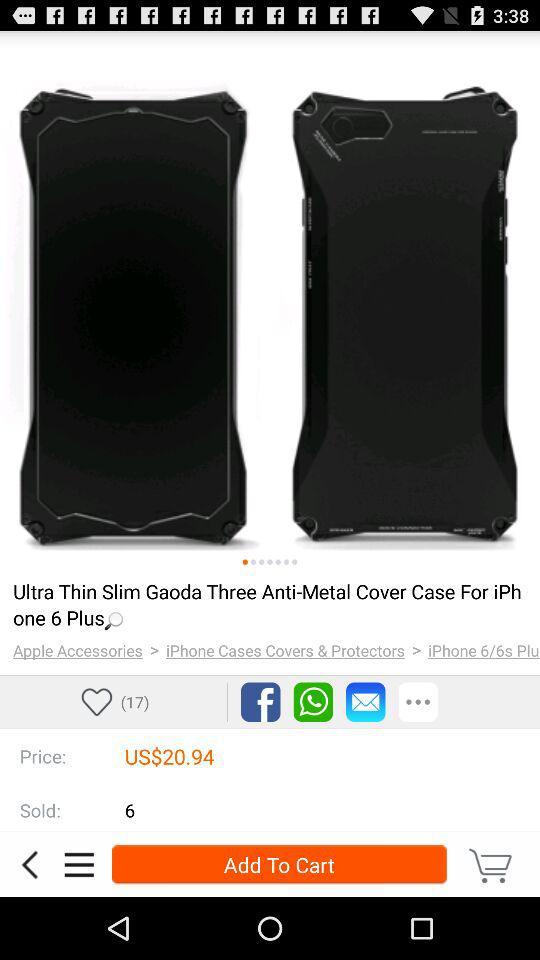  Describe the element at coordinates (270, 562) in the screenshot. I see `show the selected image` at that location.